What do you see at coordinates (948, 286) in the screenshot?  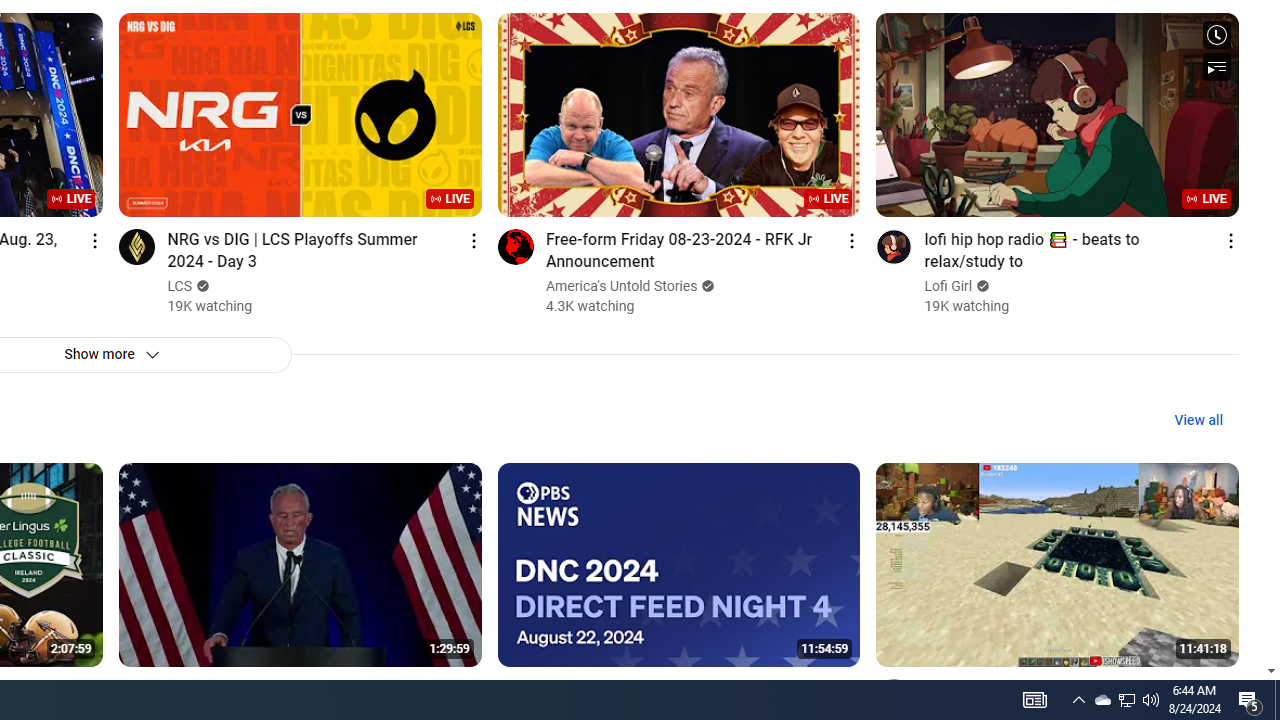 I see `'Lofi Girl'` at bounding box center [948, 286].